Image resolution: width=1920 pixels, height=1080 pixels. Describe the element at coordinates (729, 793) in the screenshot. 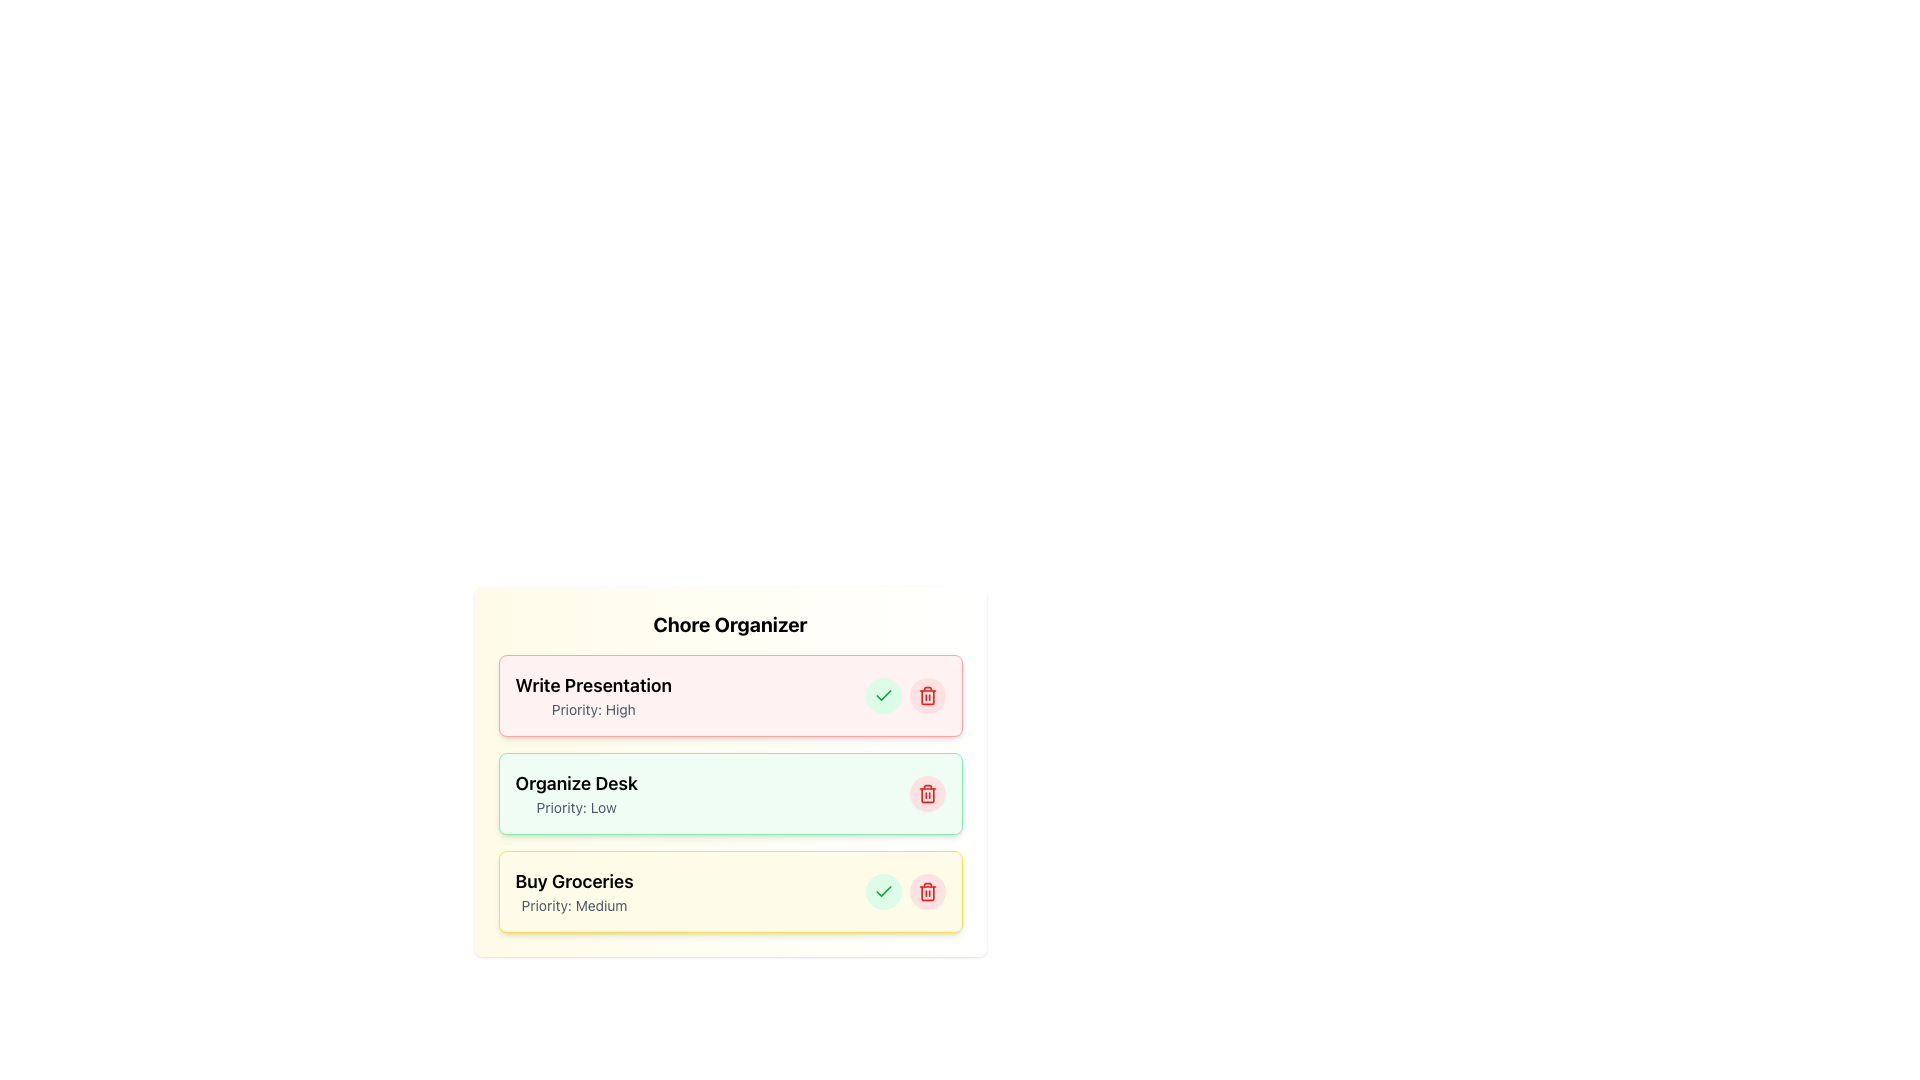

I see `details of the second list item titled 'Organize Desk' within the task organizer, which is visually identified by its green border and light green background` at that location.